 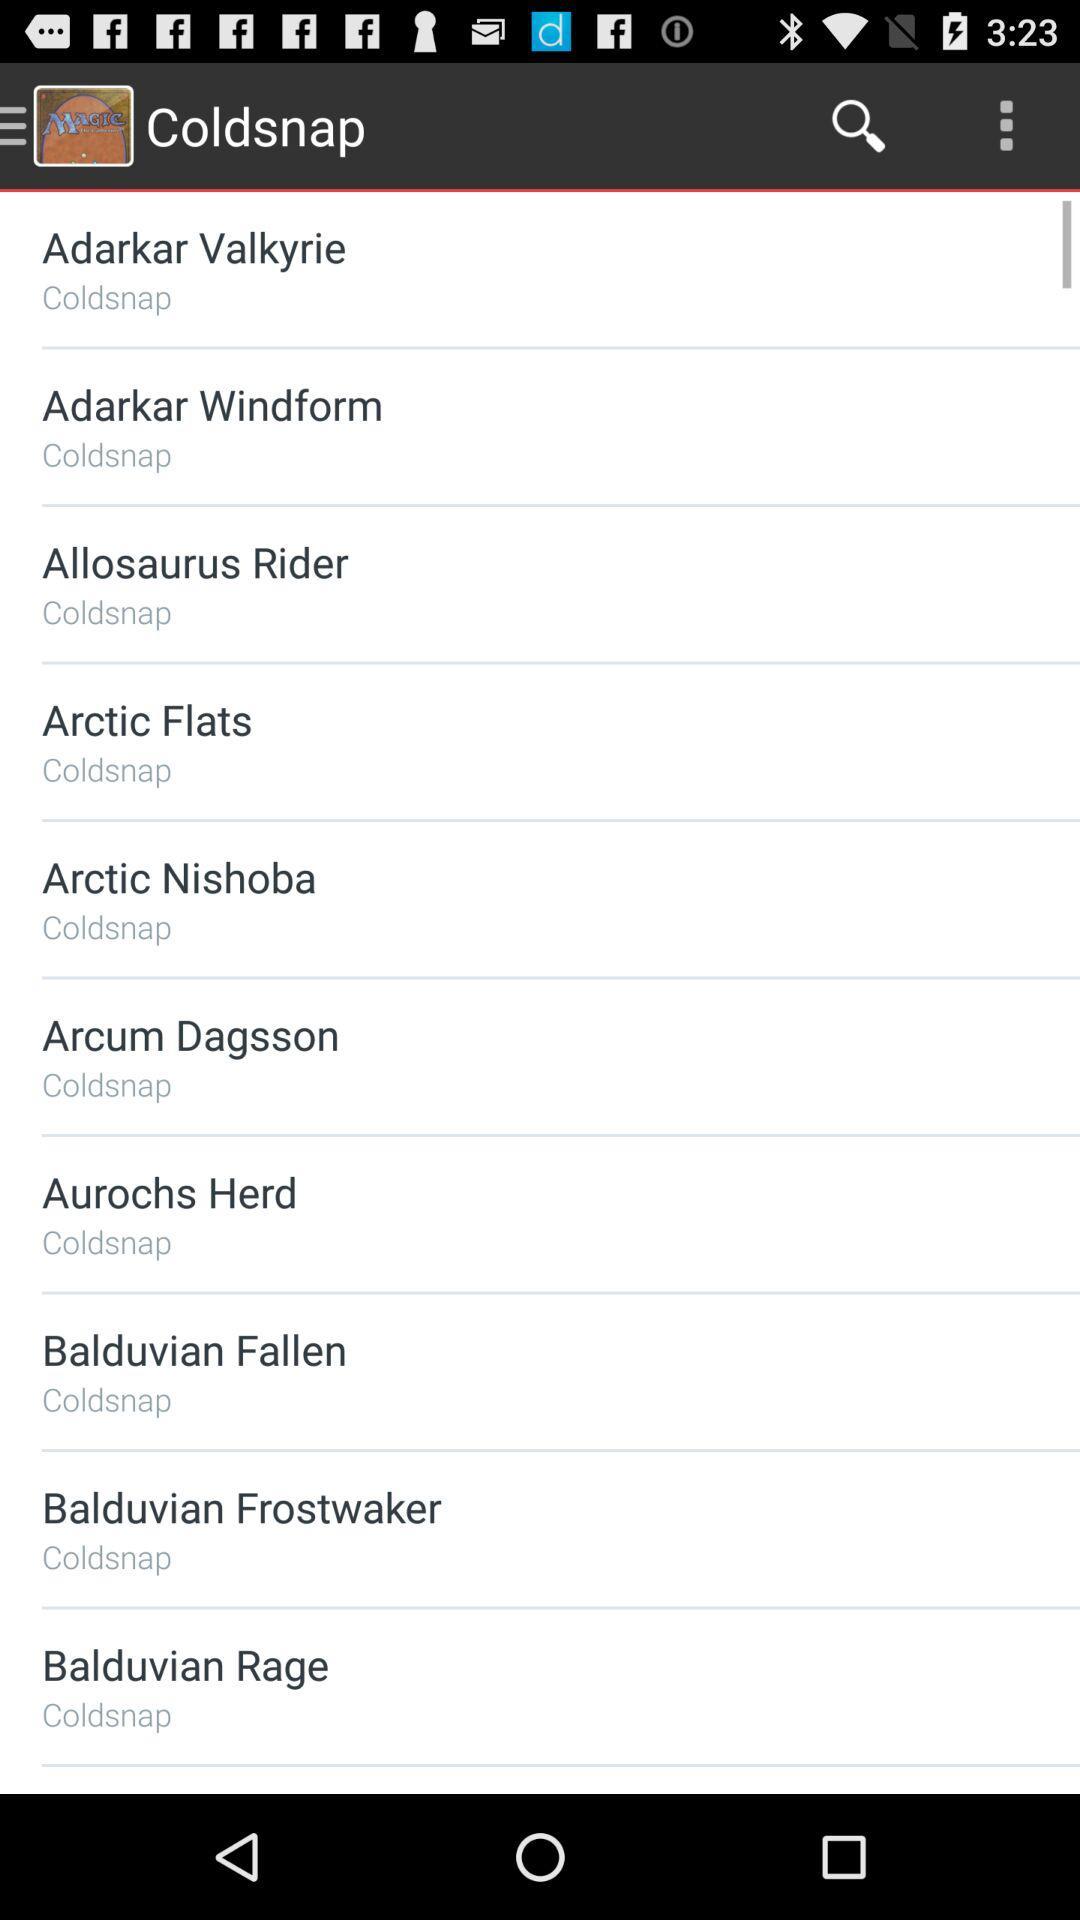 What do you see at coordinates (507, 560) in the screenshot?
I see `the allosaurus rider item` at bounding box center [507, 560].